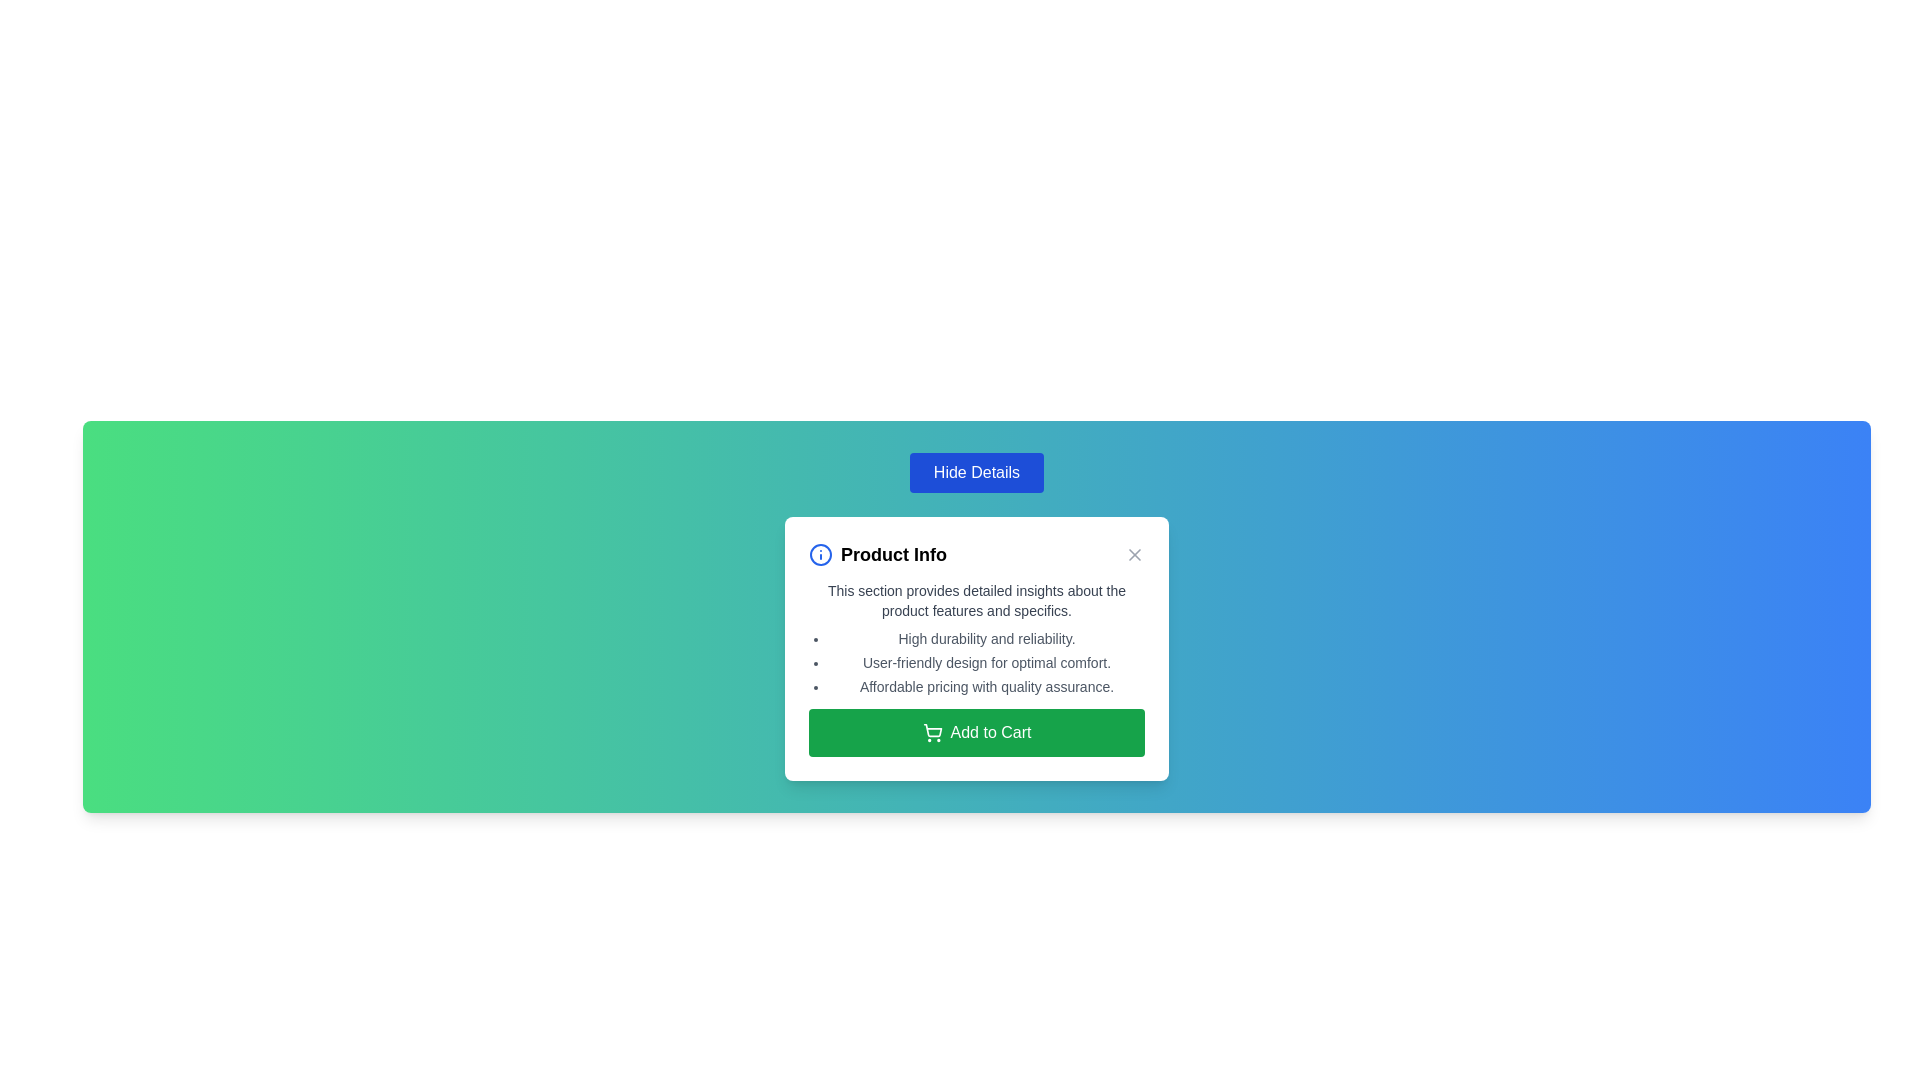  What do you see at coordinates (977, 732) in the screenshot?
I see `the green 'Add to Cart' button with rounded corners, featuring a shopping cart icon and white text` at bounding box center [977, 732].